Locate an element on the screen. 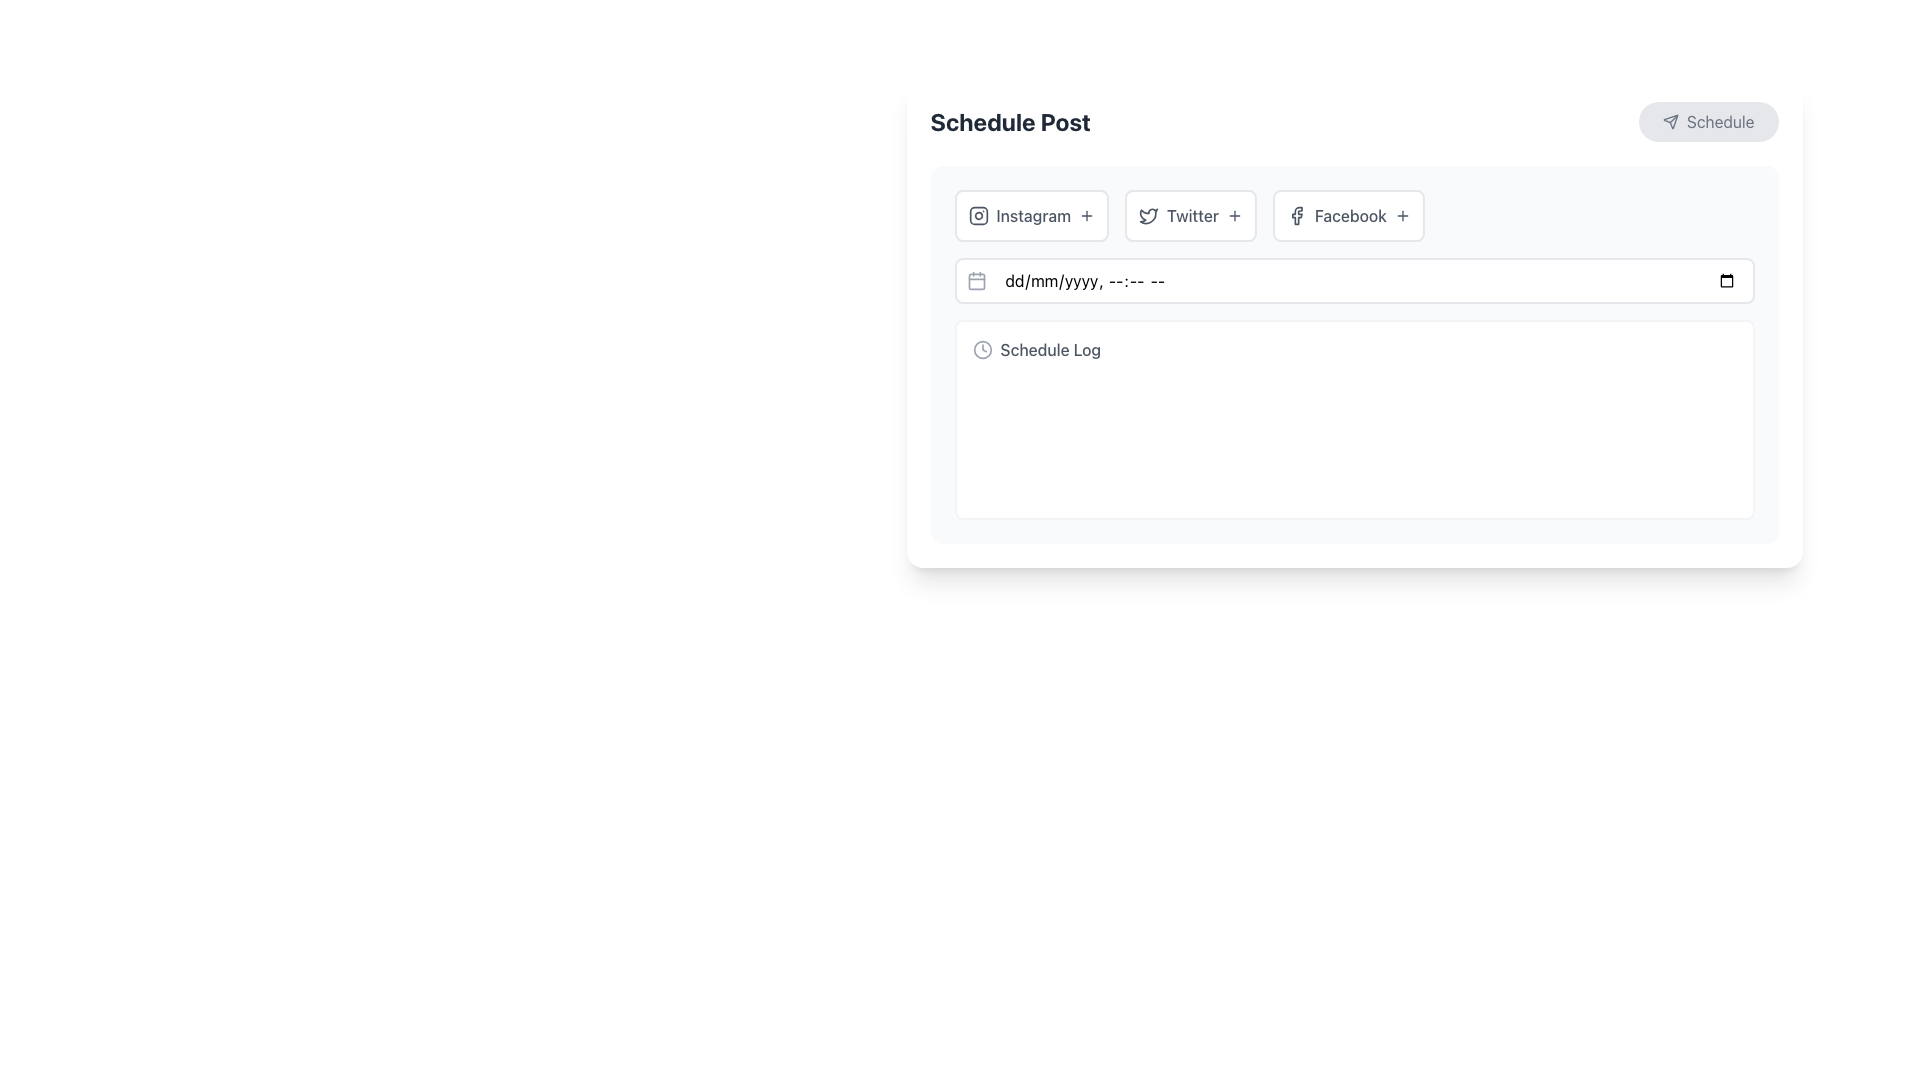  the calendar icon located to the far left of the datetime input field, which triggers the date picker functionality is located at coordinates (976, 281).